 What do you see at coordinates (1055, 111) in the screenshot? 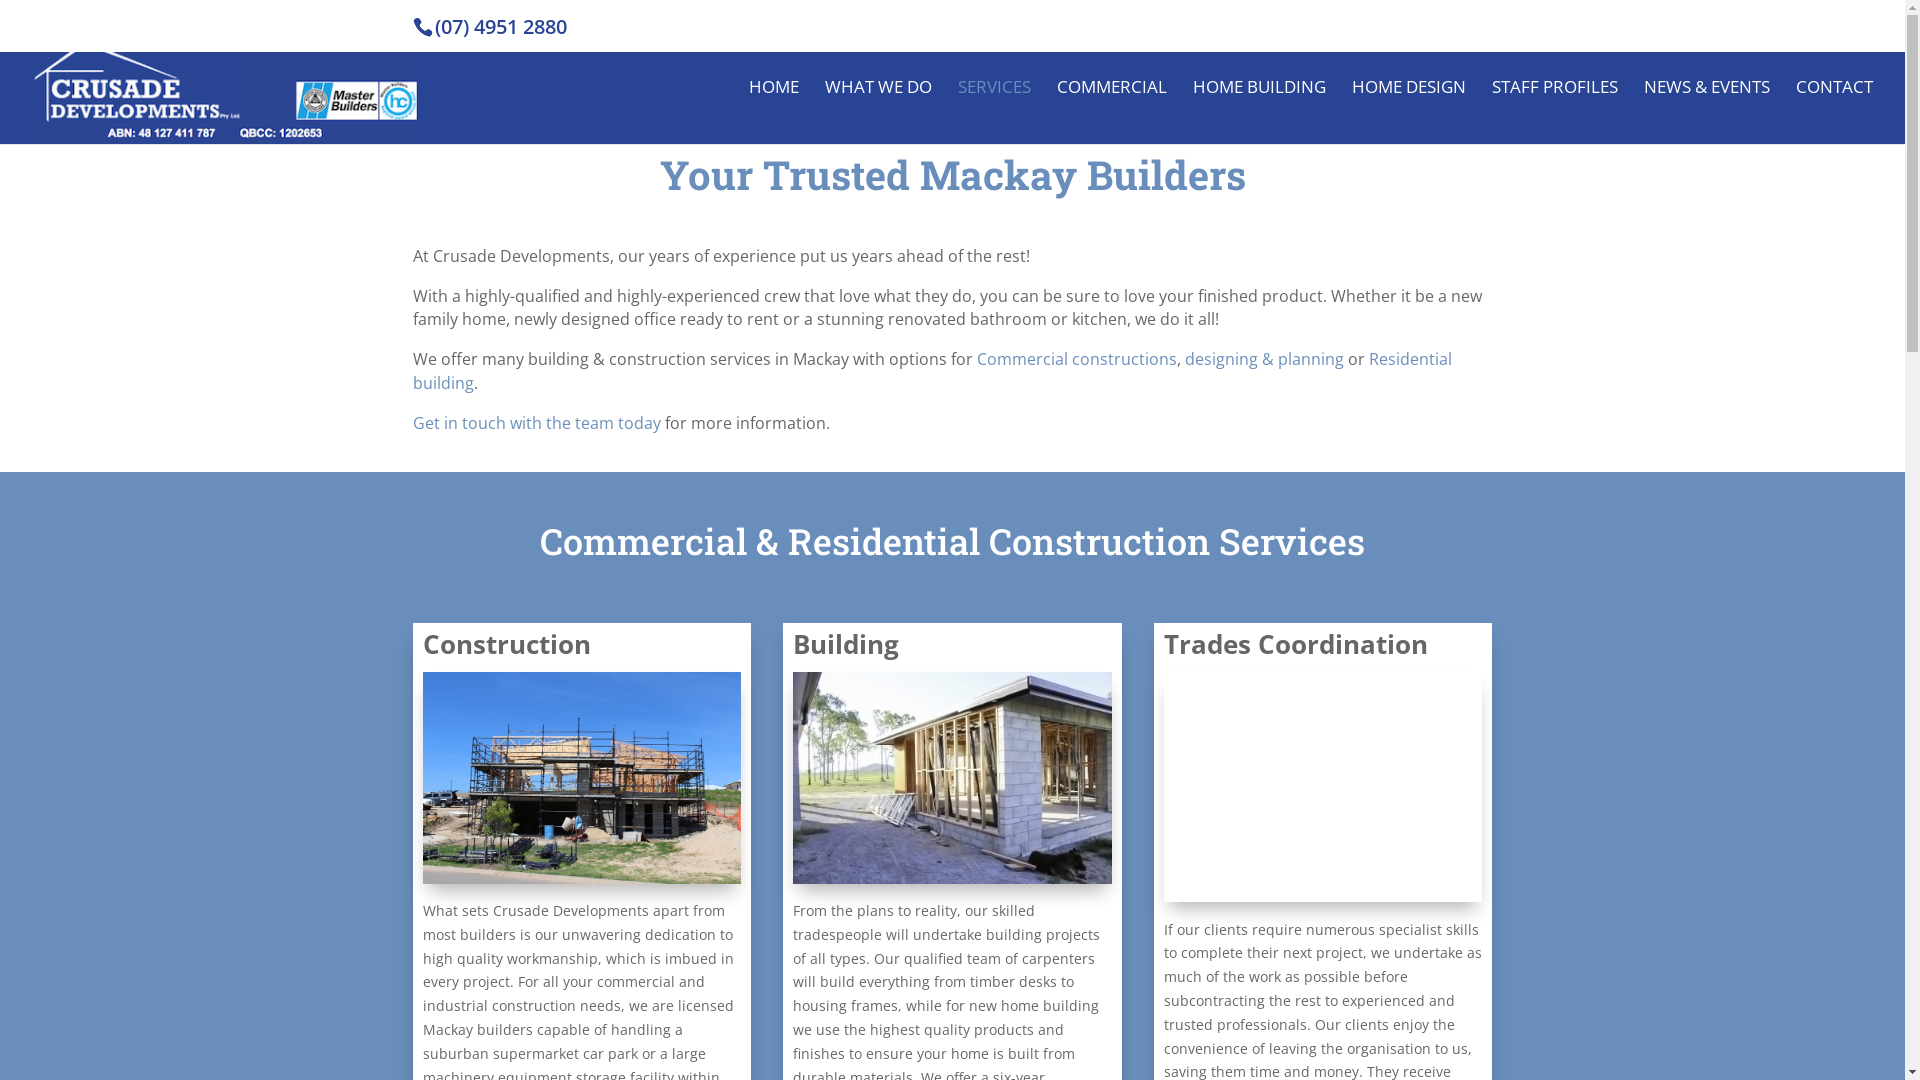
I see `'COMMERCIAL'` at bounding box center [1055, 111].